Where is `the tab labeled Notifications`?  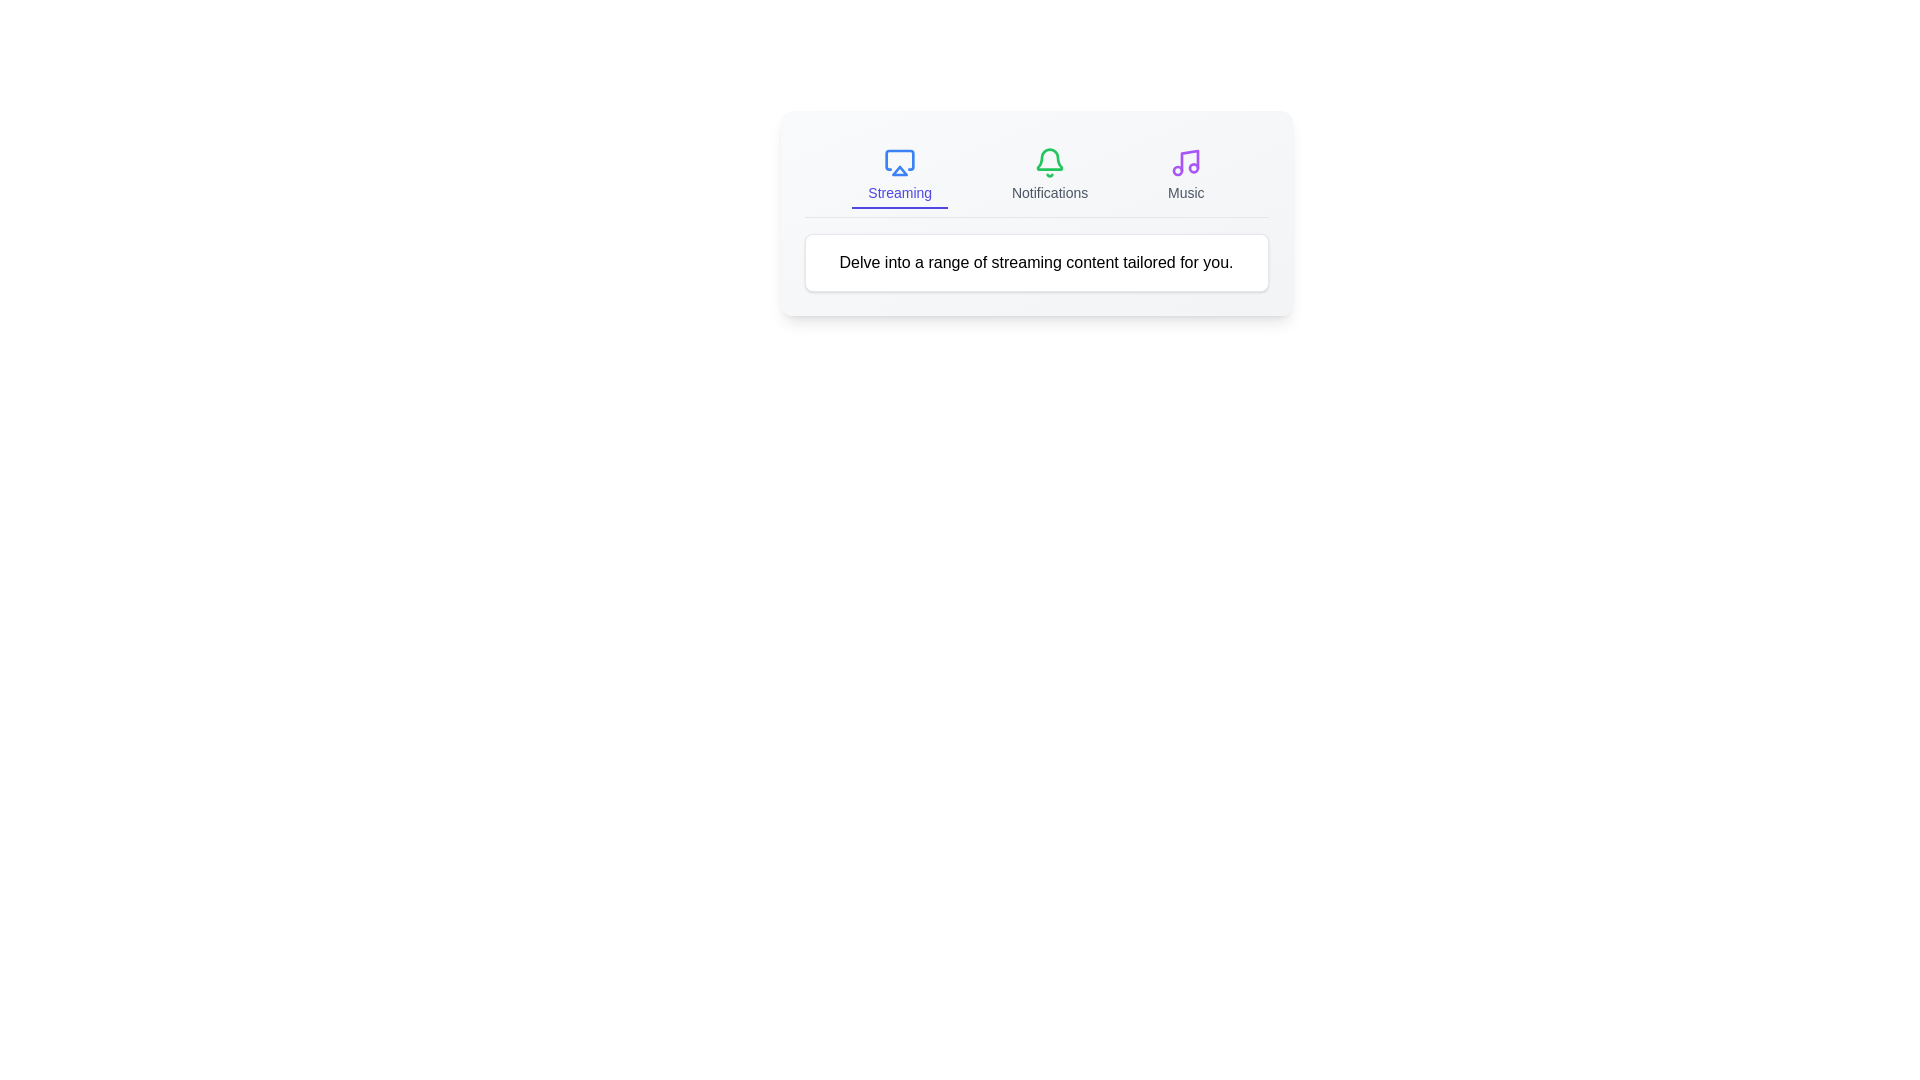 the tab labeled Notifications is located at coordinates (1049, 175).